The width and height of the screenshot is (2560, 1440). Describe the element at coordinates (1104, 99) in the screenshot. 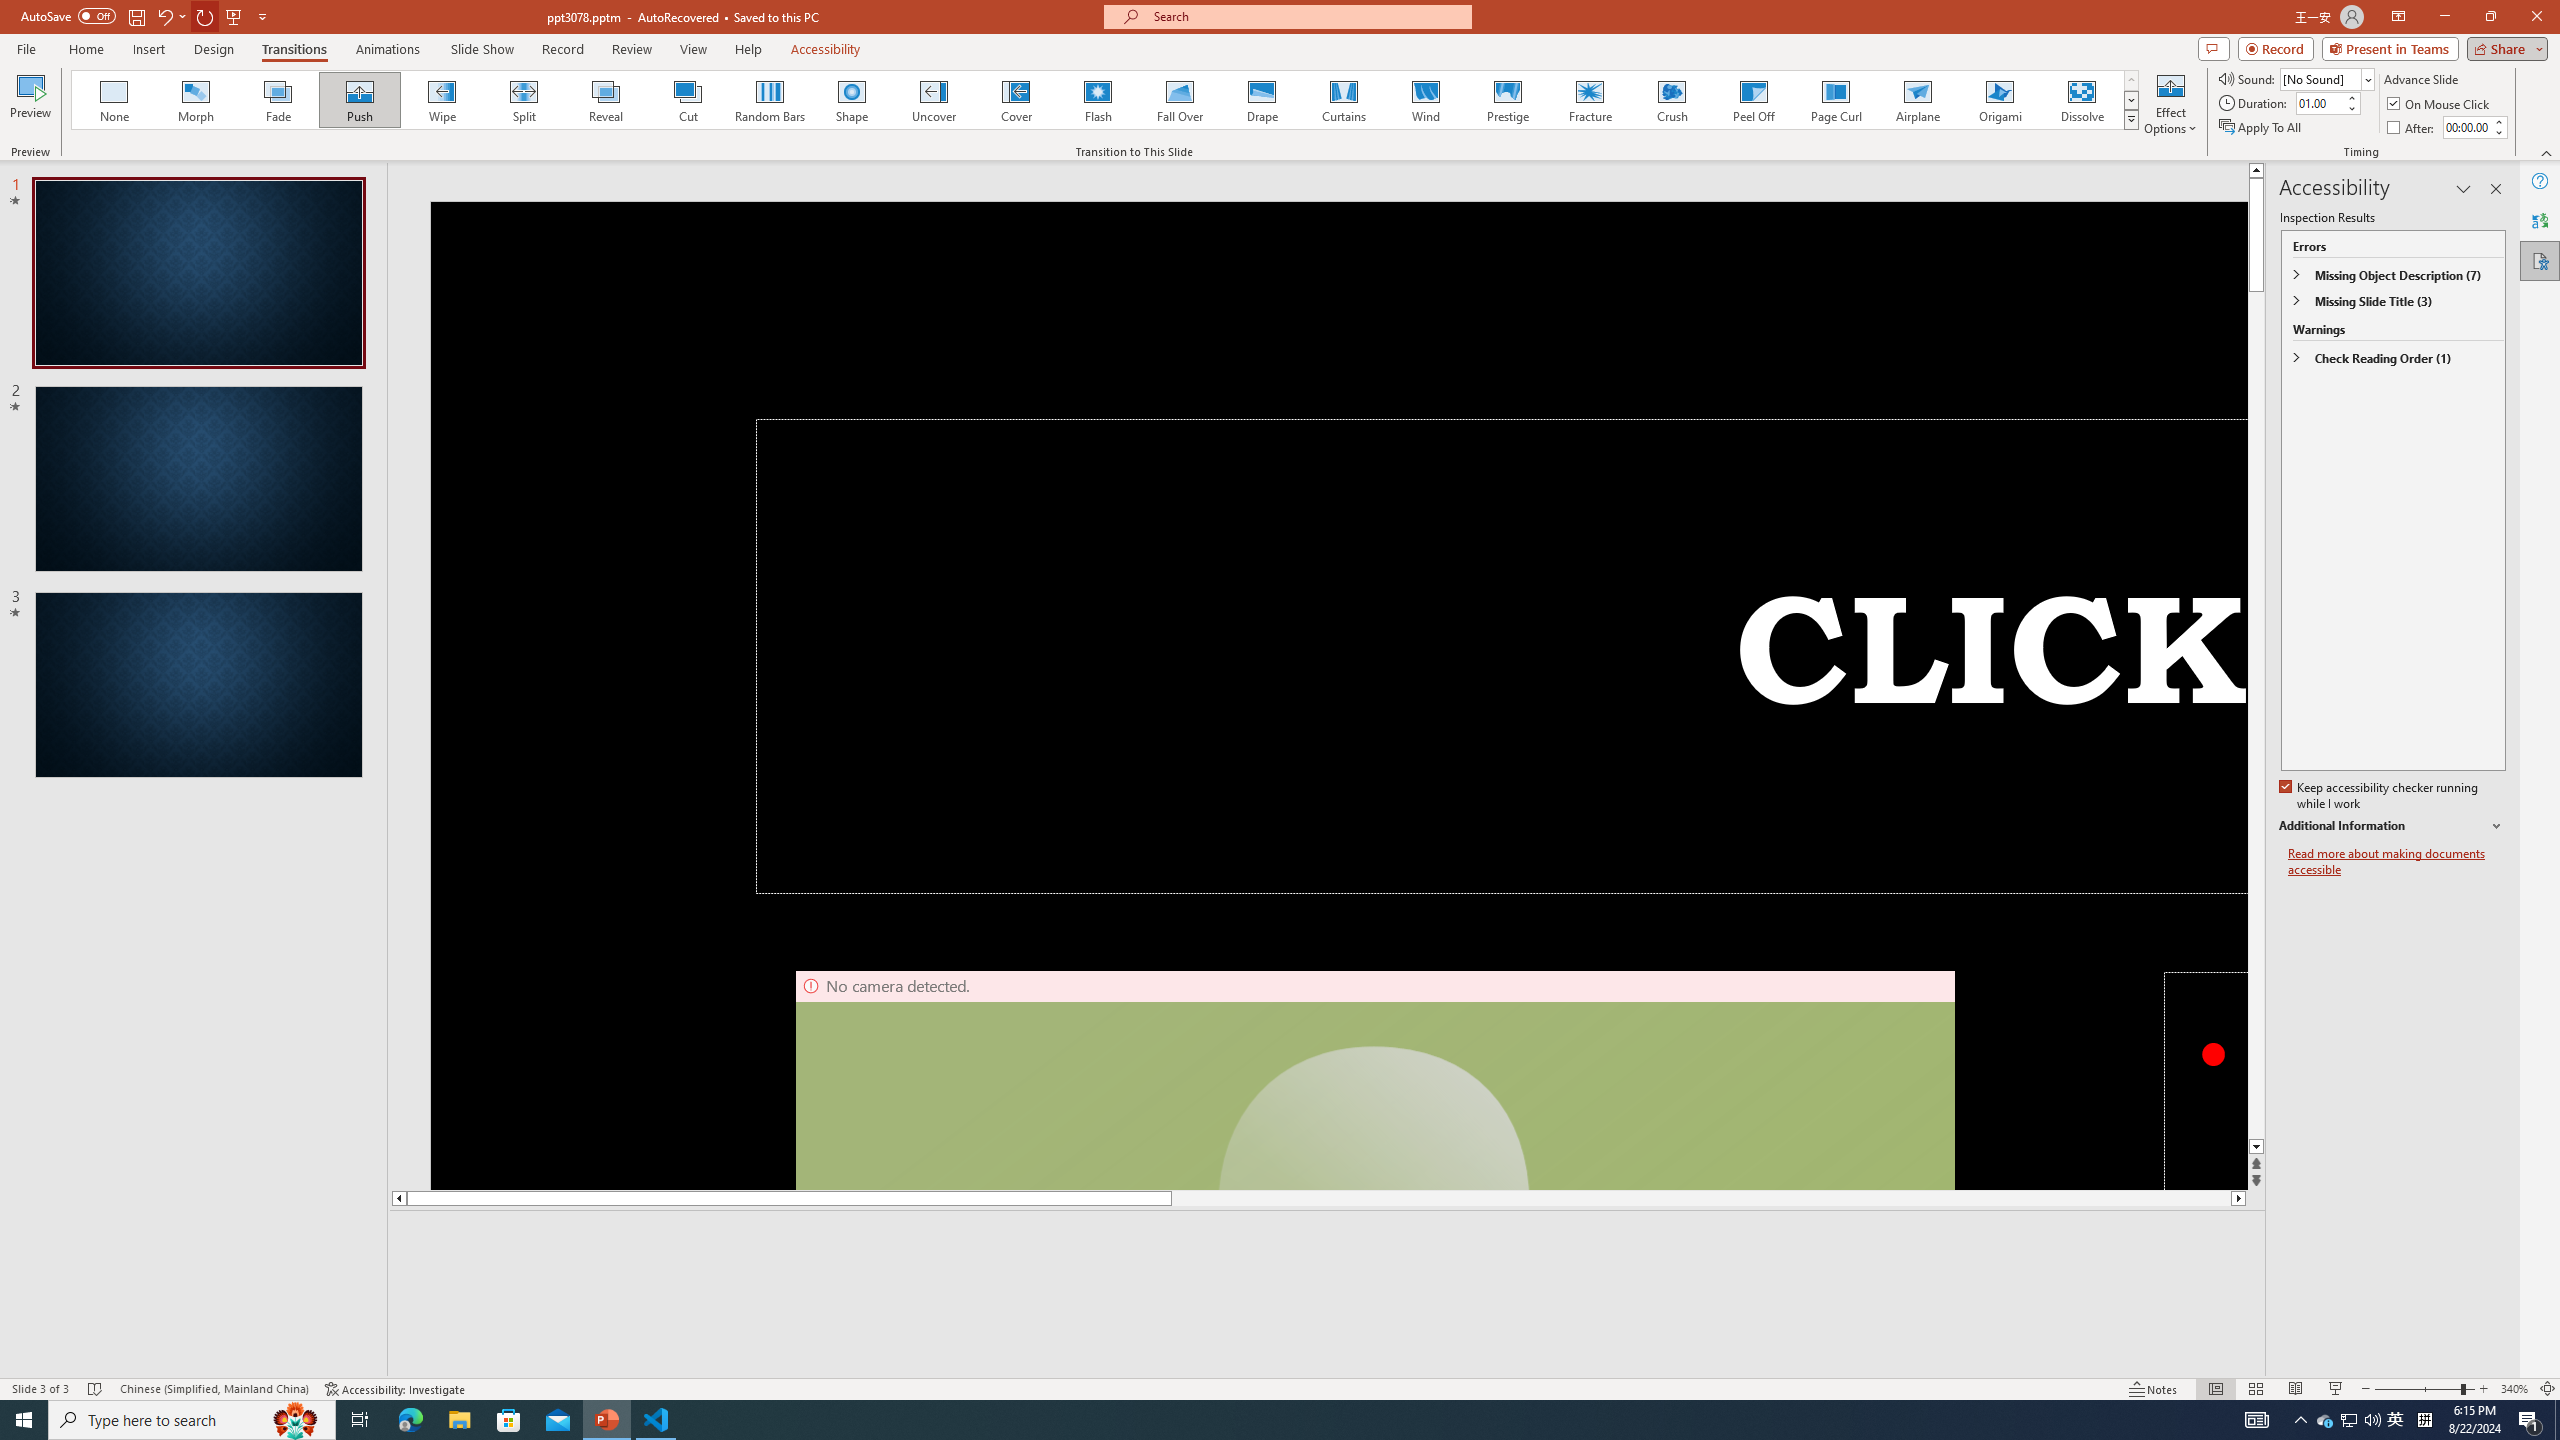

I see `'AutomationID: AnimationTransitionGallery'` at that location.